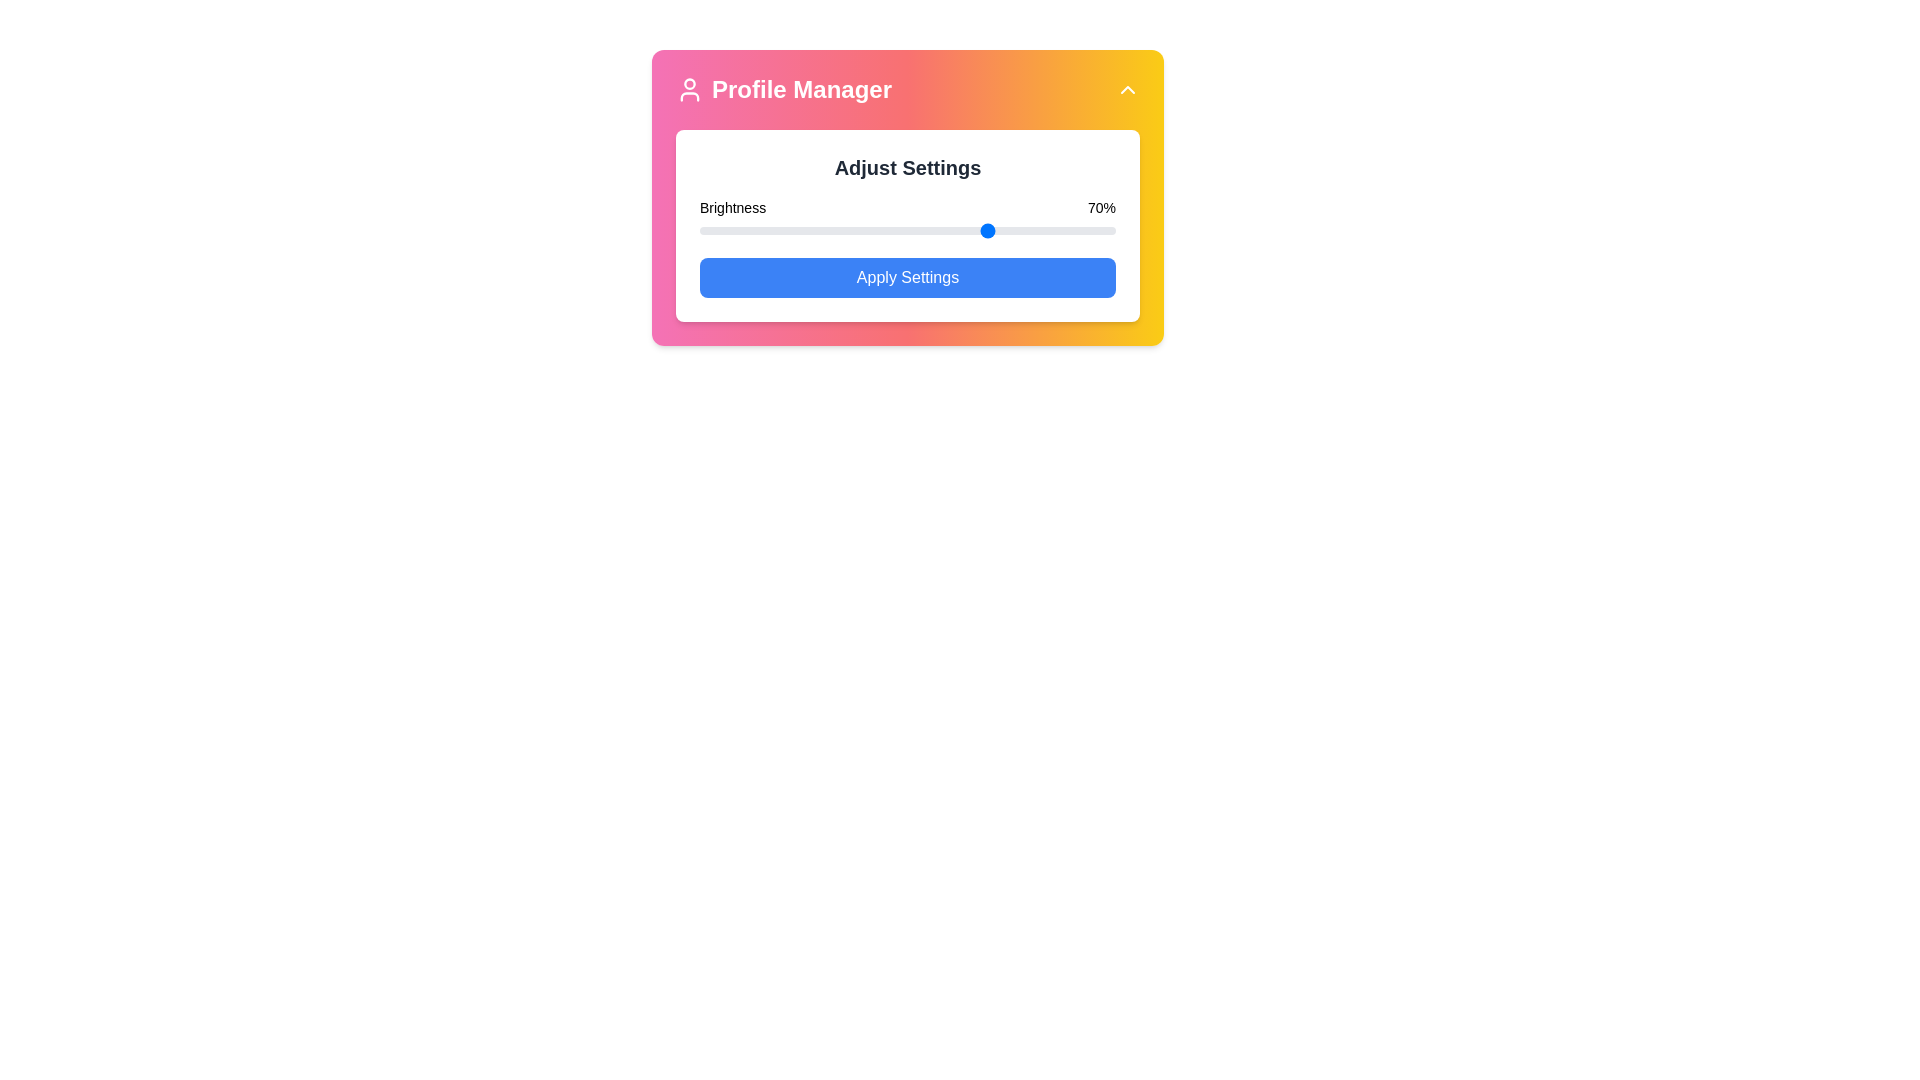  I want to click on brightness, so click(798, 230).